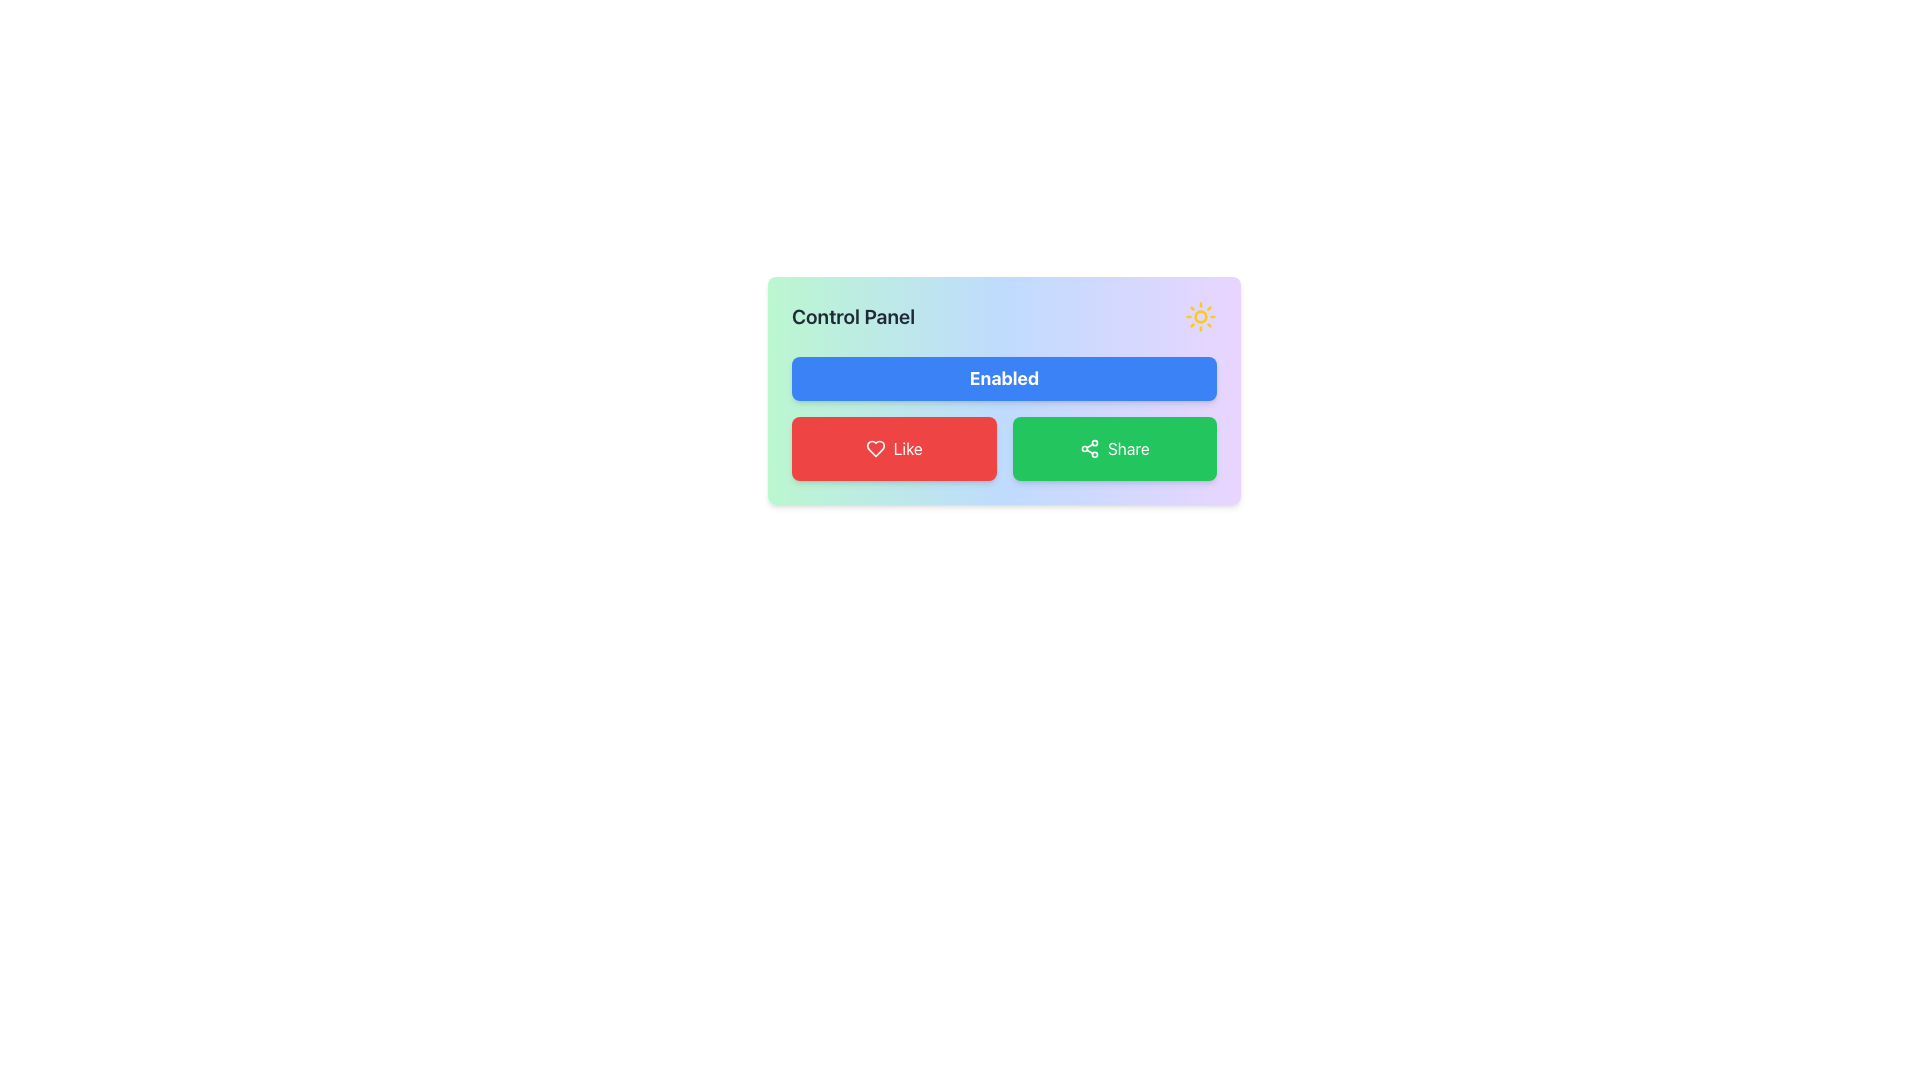 The image size is (1920, 1080). I want to click on status of the 'Enabled' button on the Control Panel, which is a blue button with white text located centrally within the display panel, so click(1004, 390).